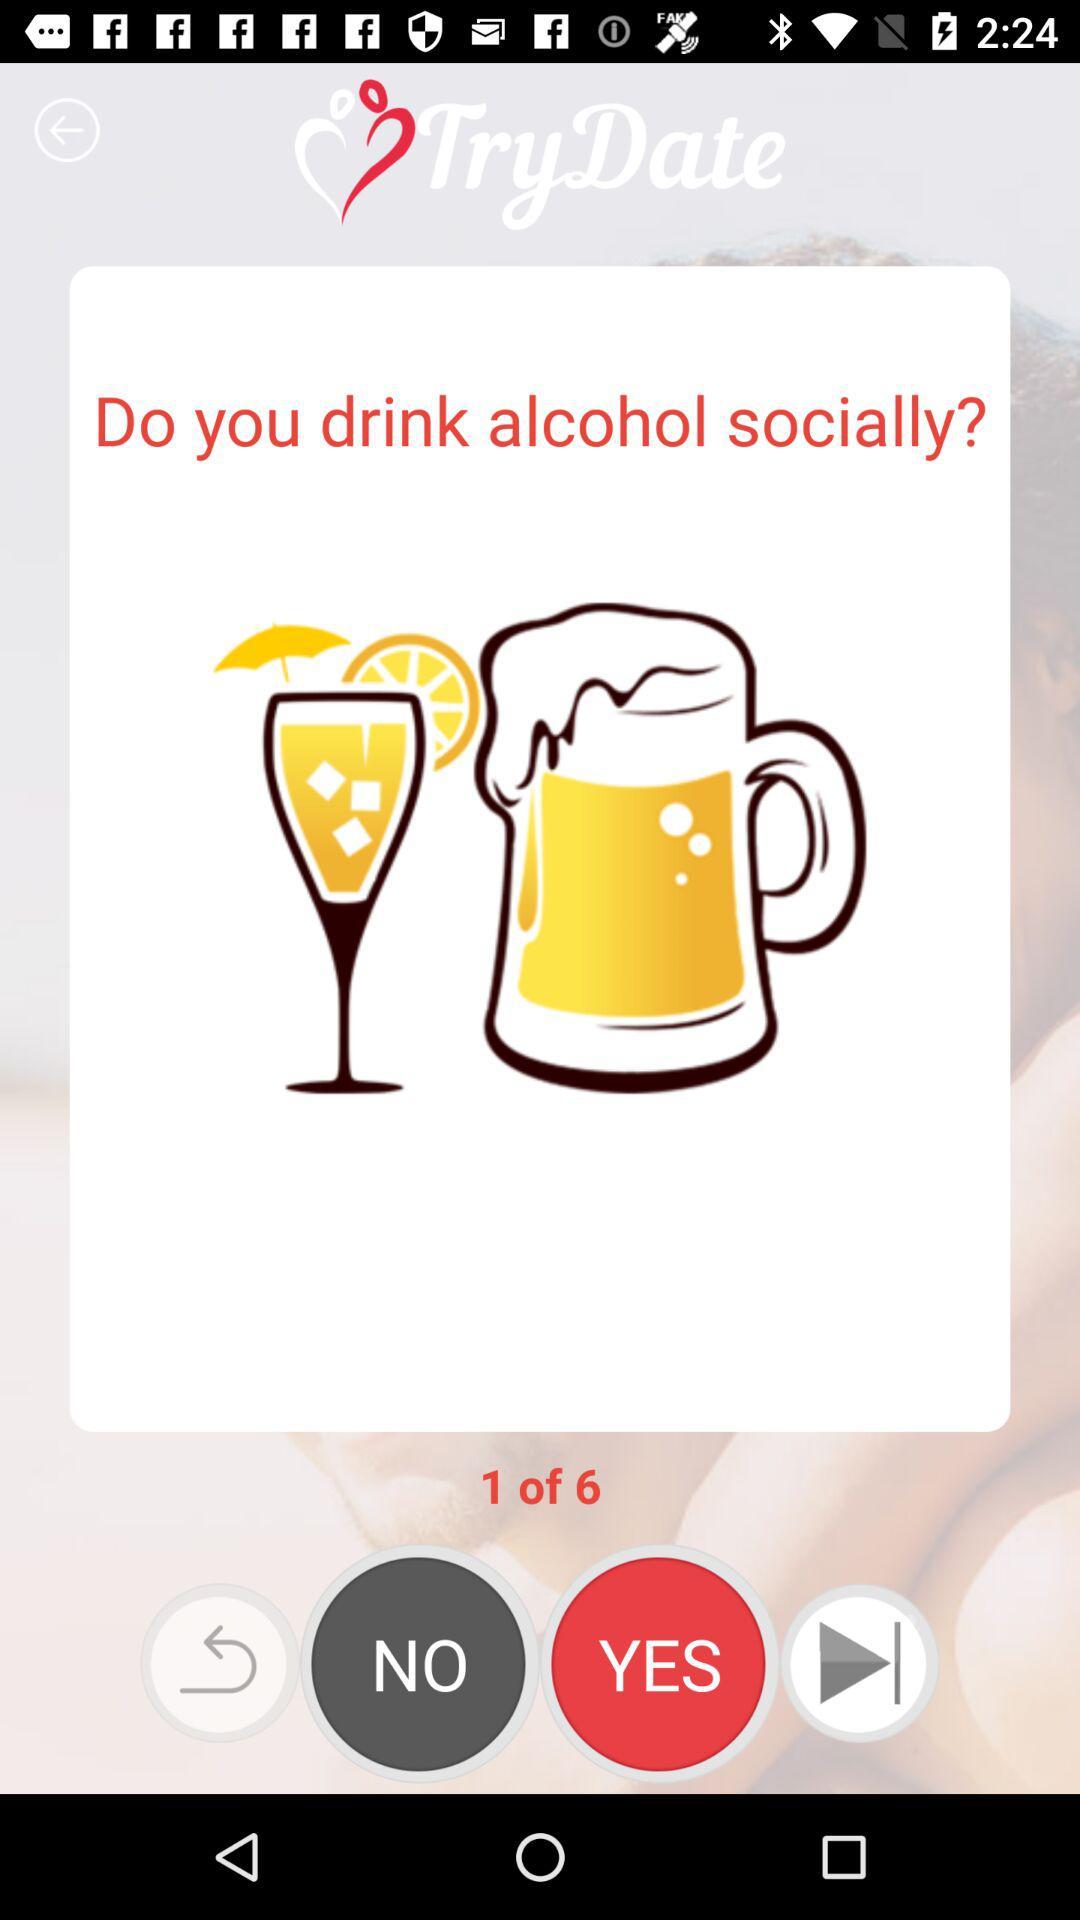 The height and width of the screenshot is (1920, 1080). Describe the element at coordinates (659, 1663) in the screenshot. I see `tab to select select to yes` at that location.